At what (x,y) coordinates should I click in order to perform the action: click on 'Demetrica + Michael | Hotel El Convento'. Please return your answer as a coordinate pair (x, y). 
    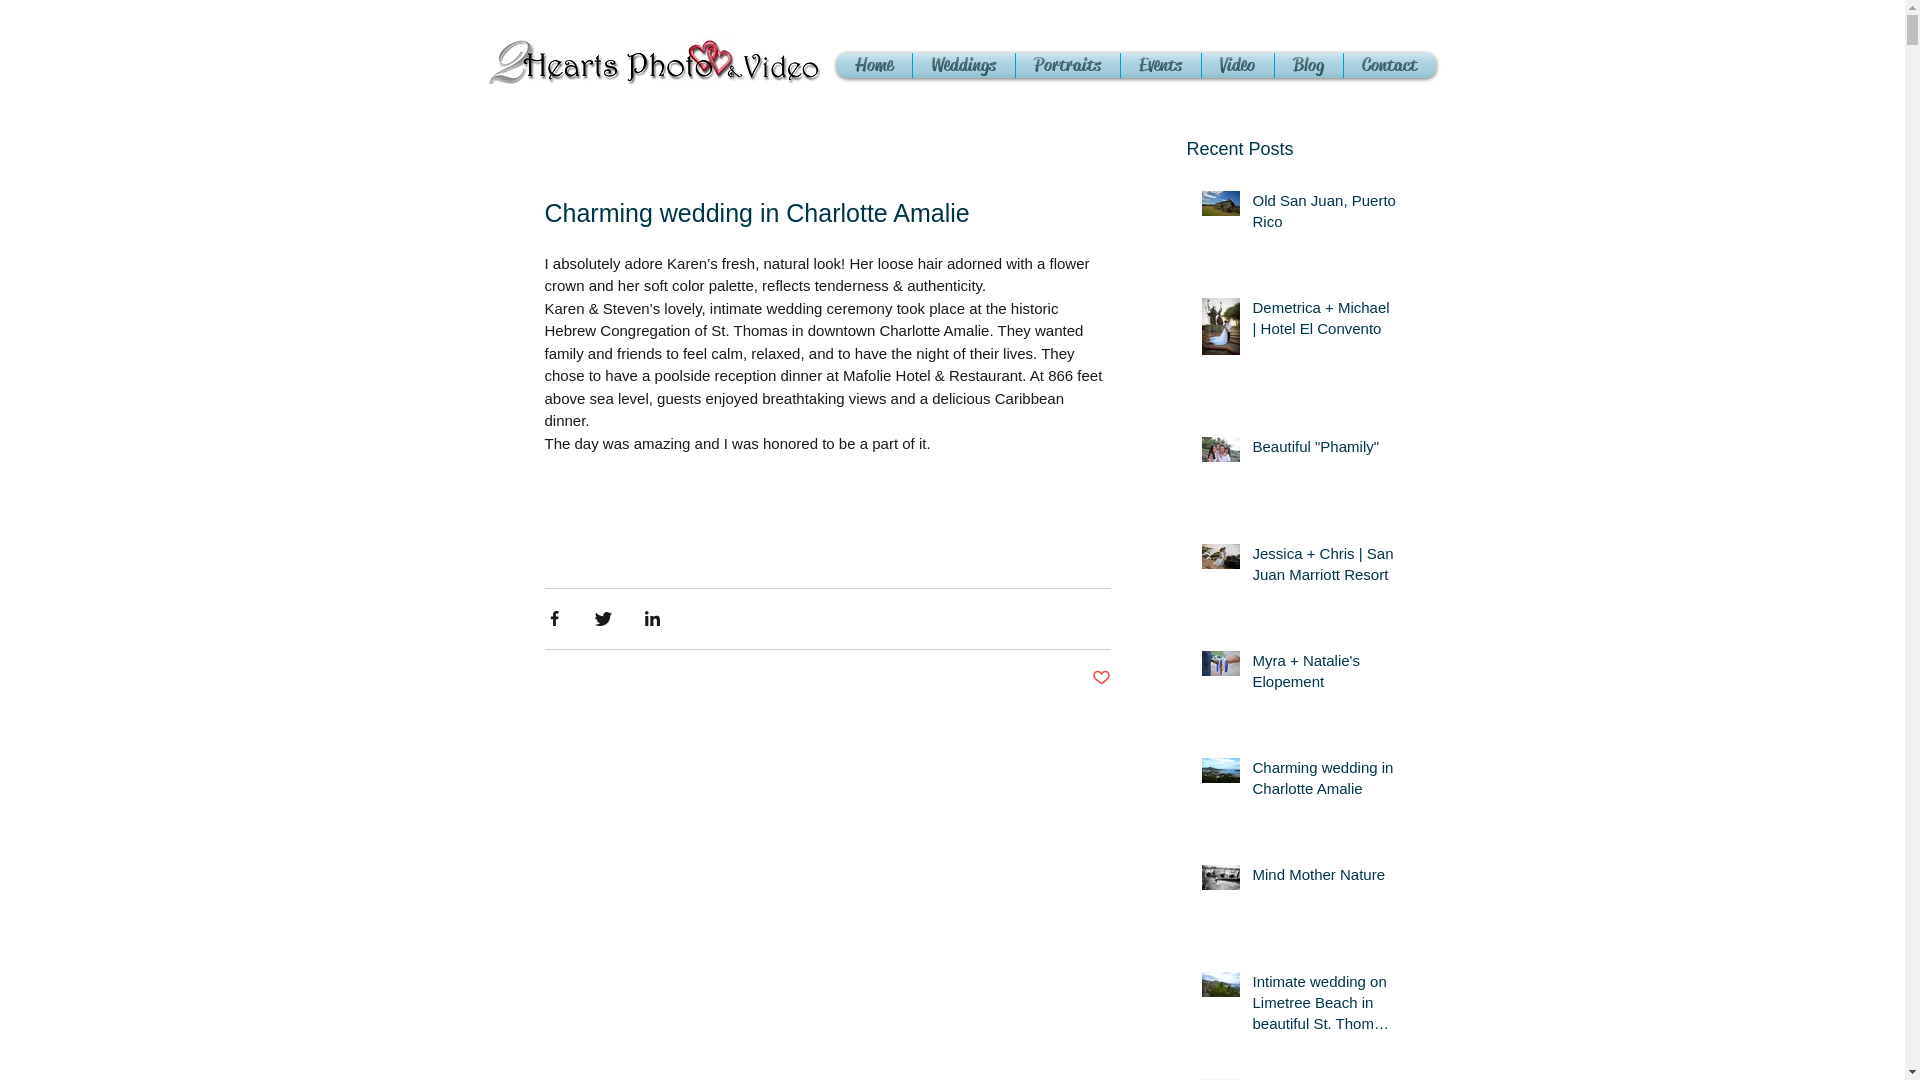
    Looking at the image, I should click on (1324, 320).